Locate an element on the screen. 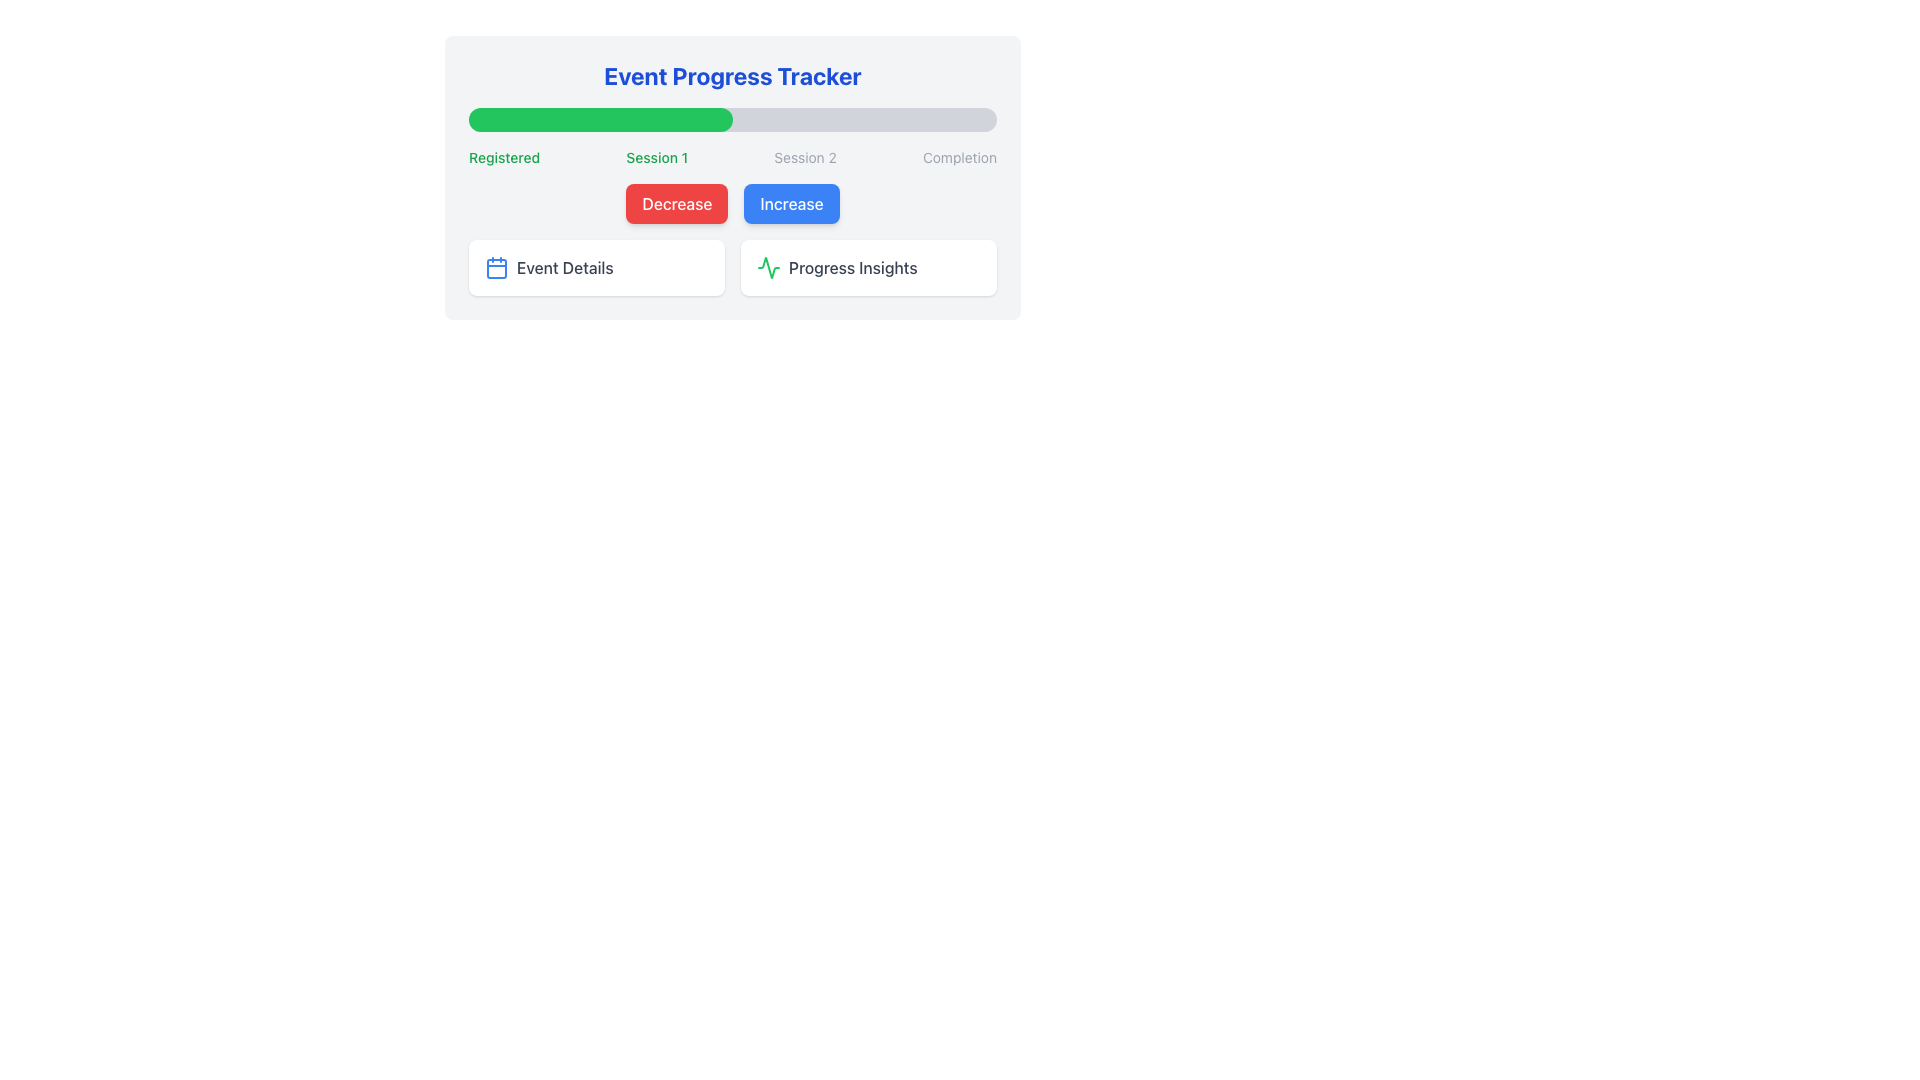 This screenshot has width=1920, height=1080. the 'Registered' text label displayed in bright green color, which is the first element in the horizontal layout of statuses is located at coordinates (504, 157).